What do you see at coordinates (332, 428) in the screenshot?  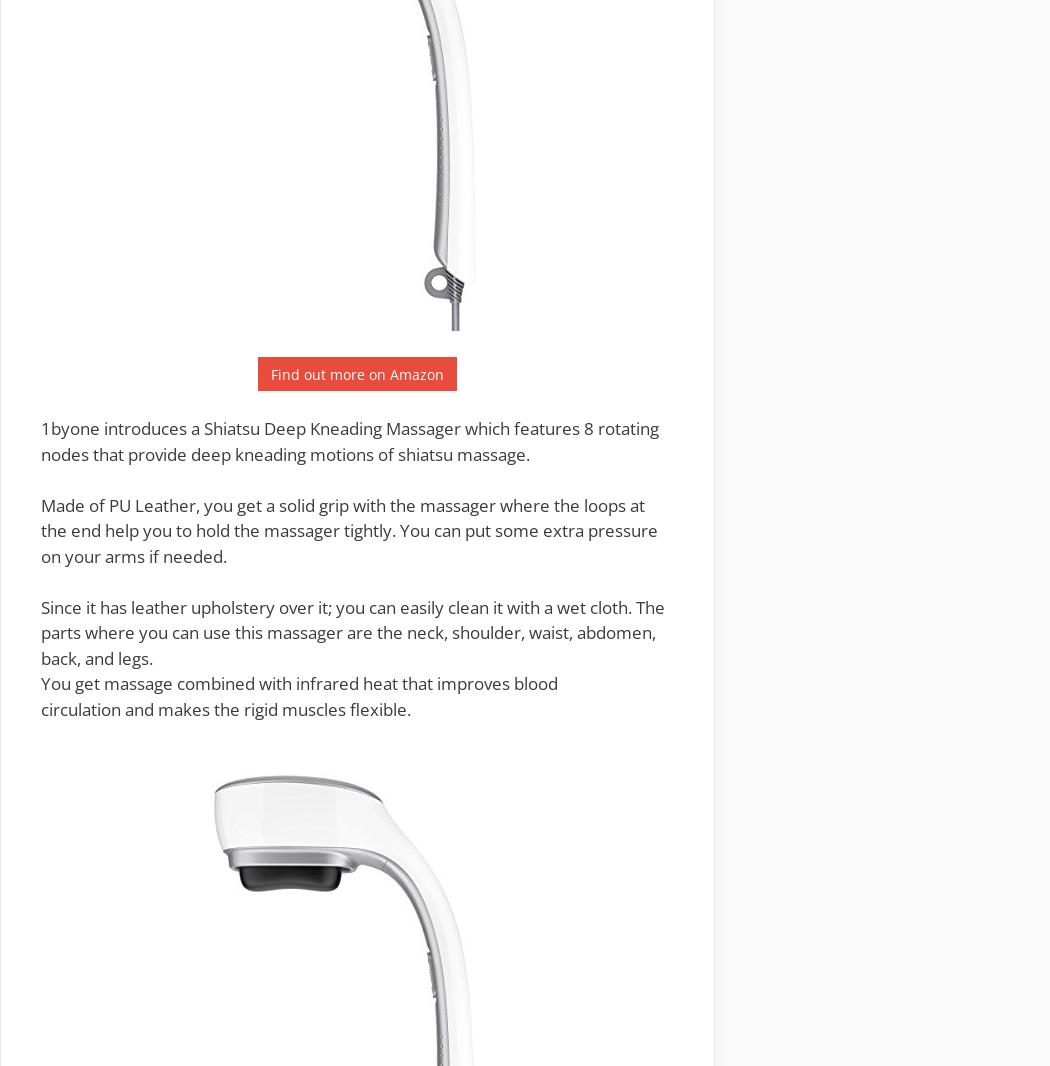 I see `'Shiatsu Deep Kneading Massager'` at bounding box center [332, 428].